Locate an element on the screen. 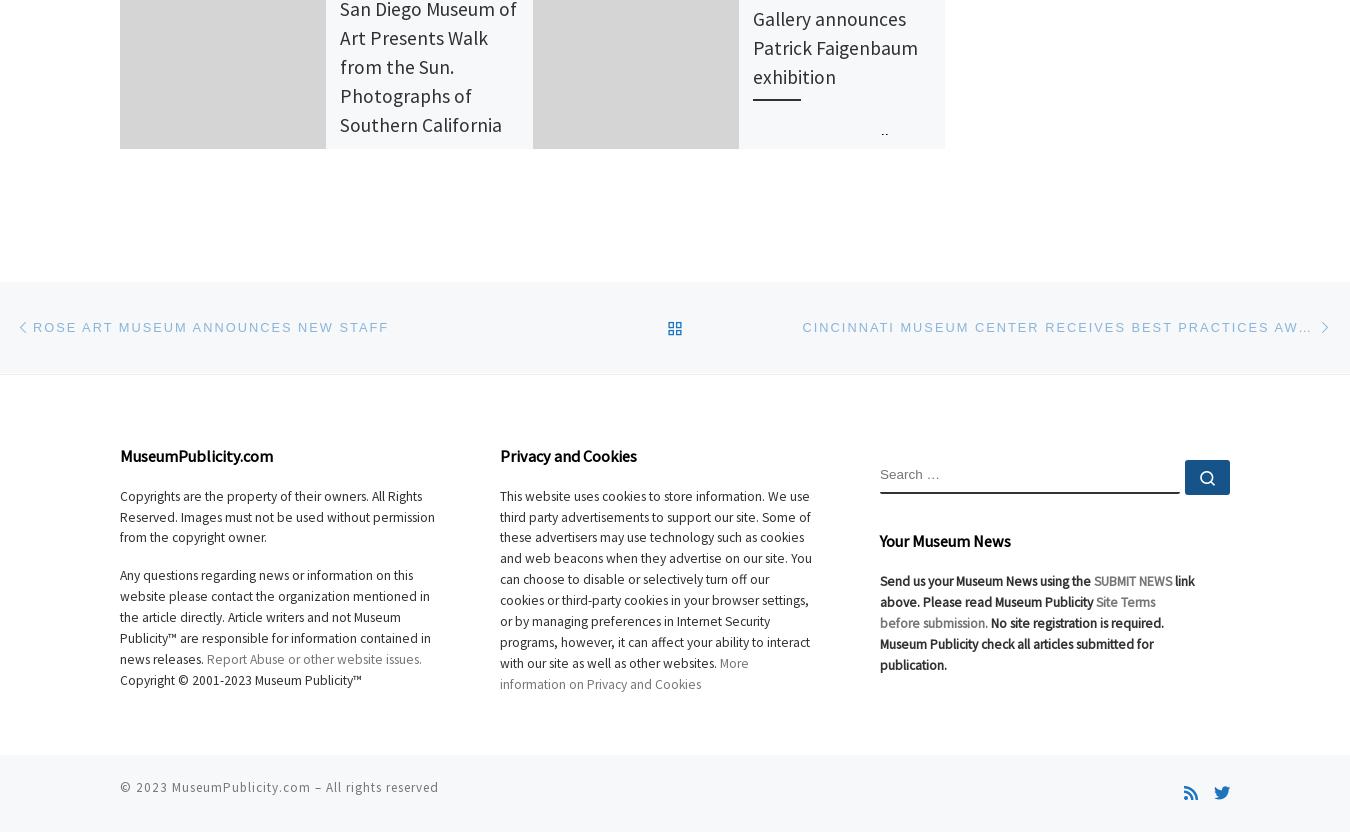 The width and height of the screenshot is (1350, 832). 'Cincinnati Museum Center Receives Best Practices Award' is located at coordinates (1066, 327).